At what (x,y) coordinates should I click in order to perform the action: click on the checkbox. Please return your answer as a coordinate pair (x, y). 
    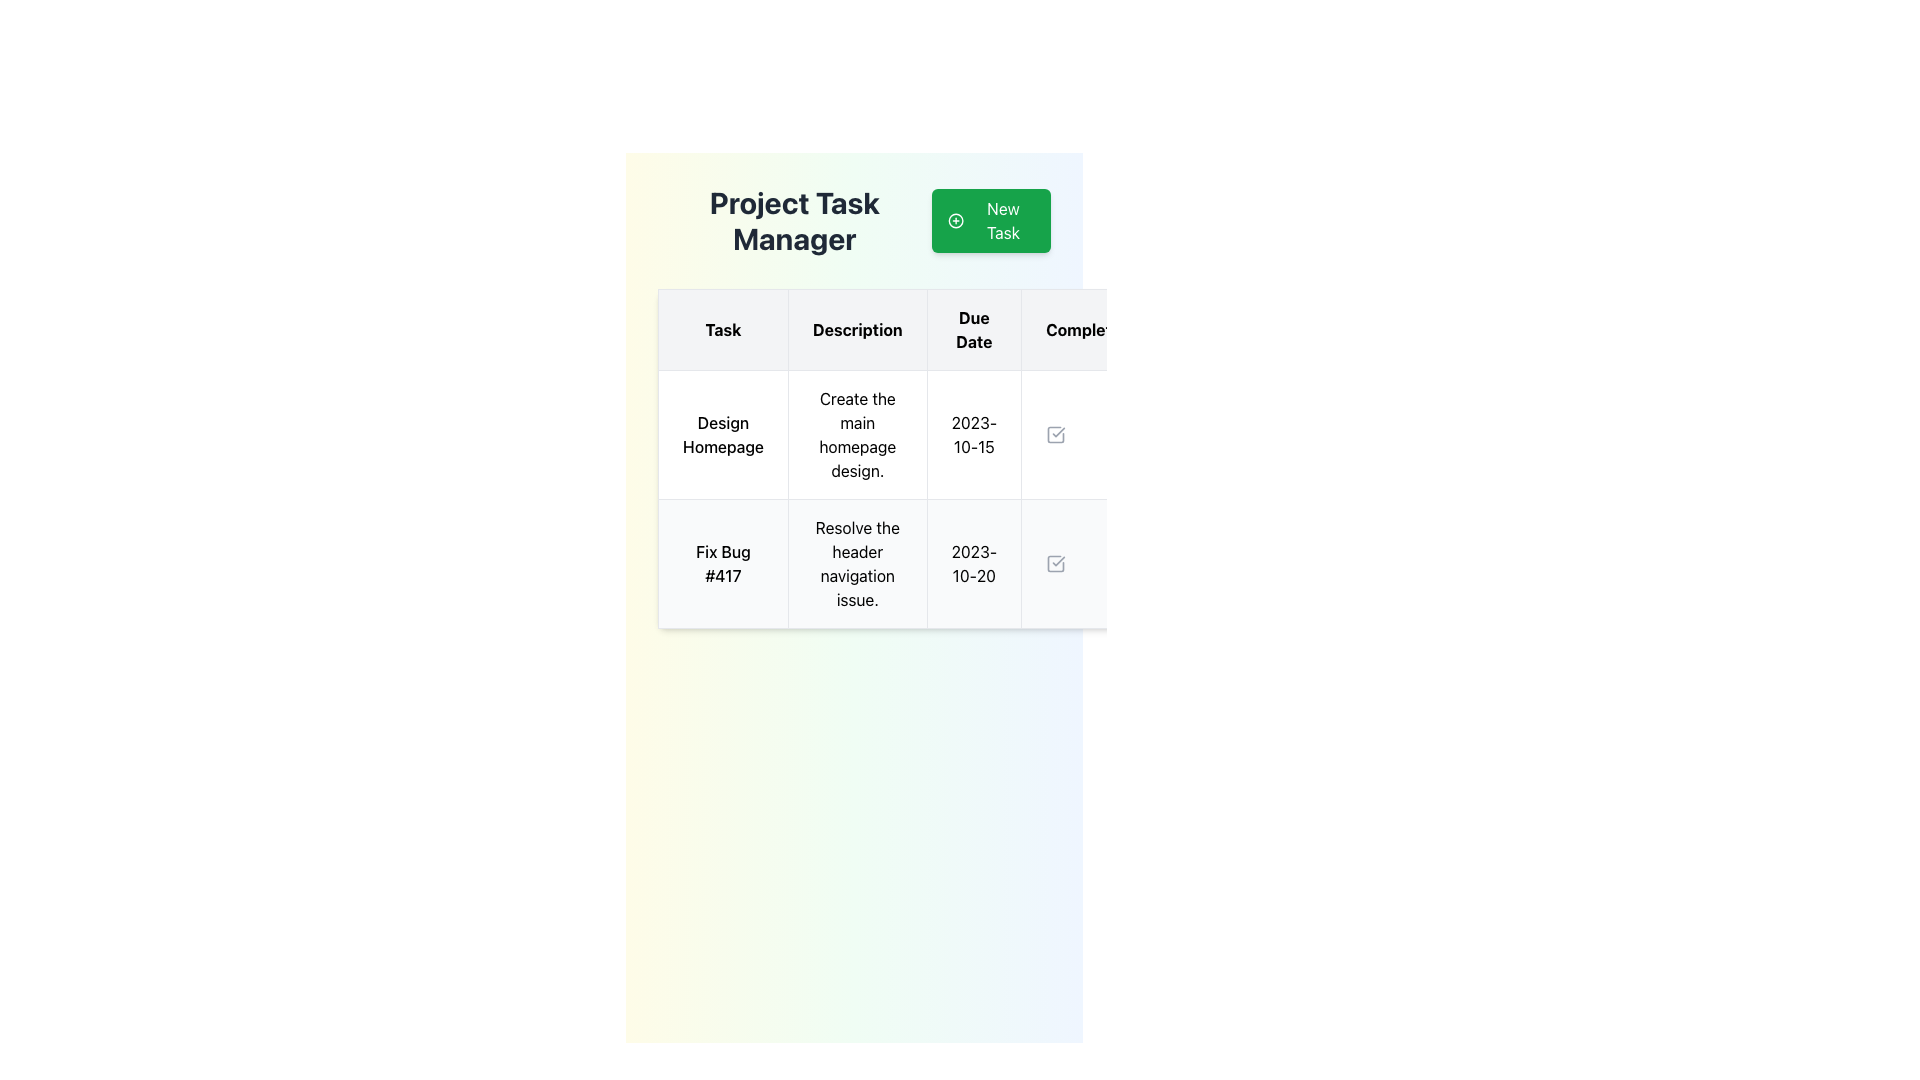
    Looking at the image, I should click on (1055, 434).